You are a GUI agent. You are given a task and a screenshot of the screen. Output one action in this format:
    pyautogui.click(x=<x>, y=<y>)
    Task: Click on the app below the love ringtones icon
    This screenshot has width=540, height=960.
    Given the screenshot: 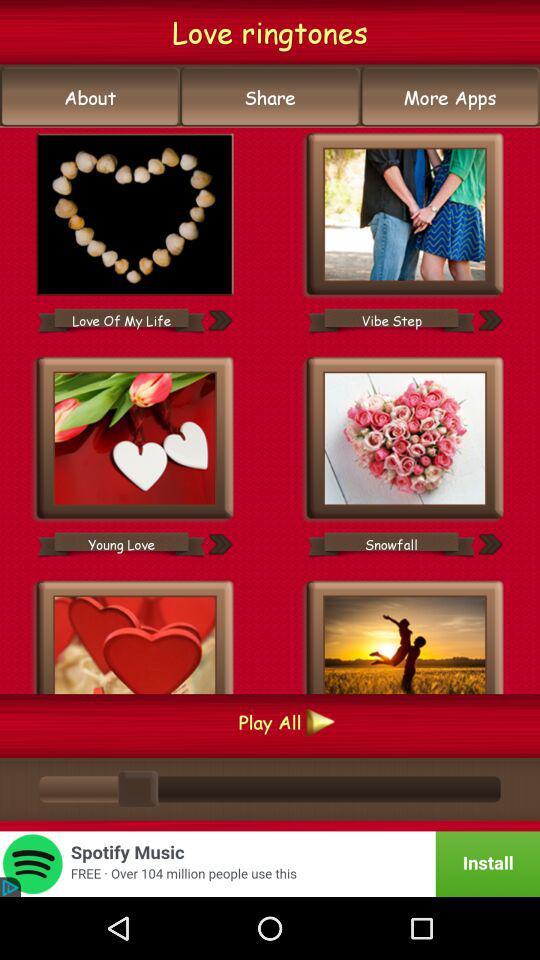 What is the action you would take?
    pyautogui.click(x=450, y=97)
    